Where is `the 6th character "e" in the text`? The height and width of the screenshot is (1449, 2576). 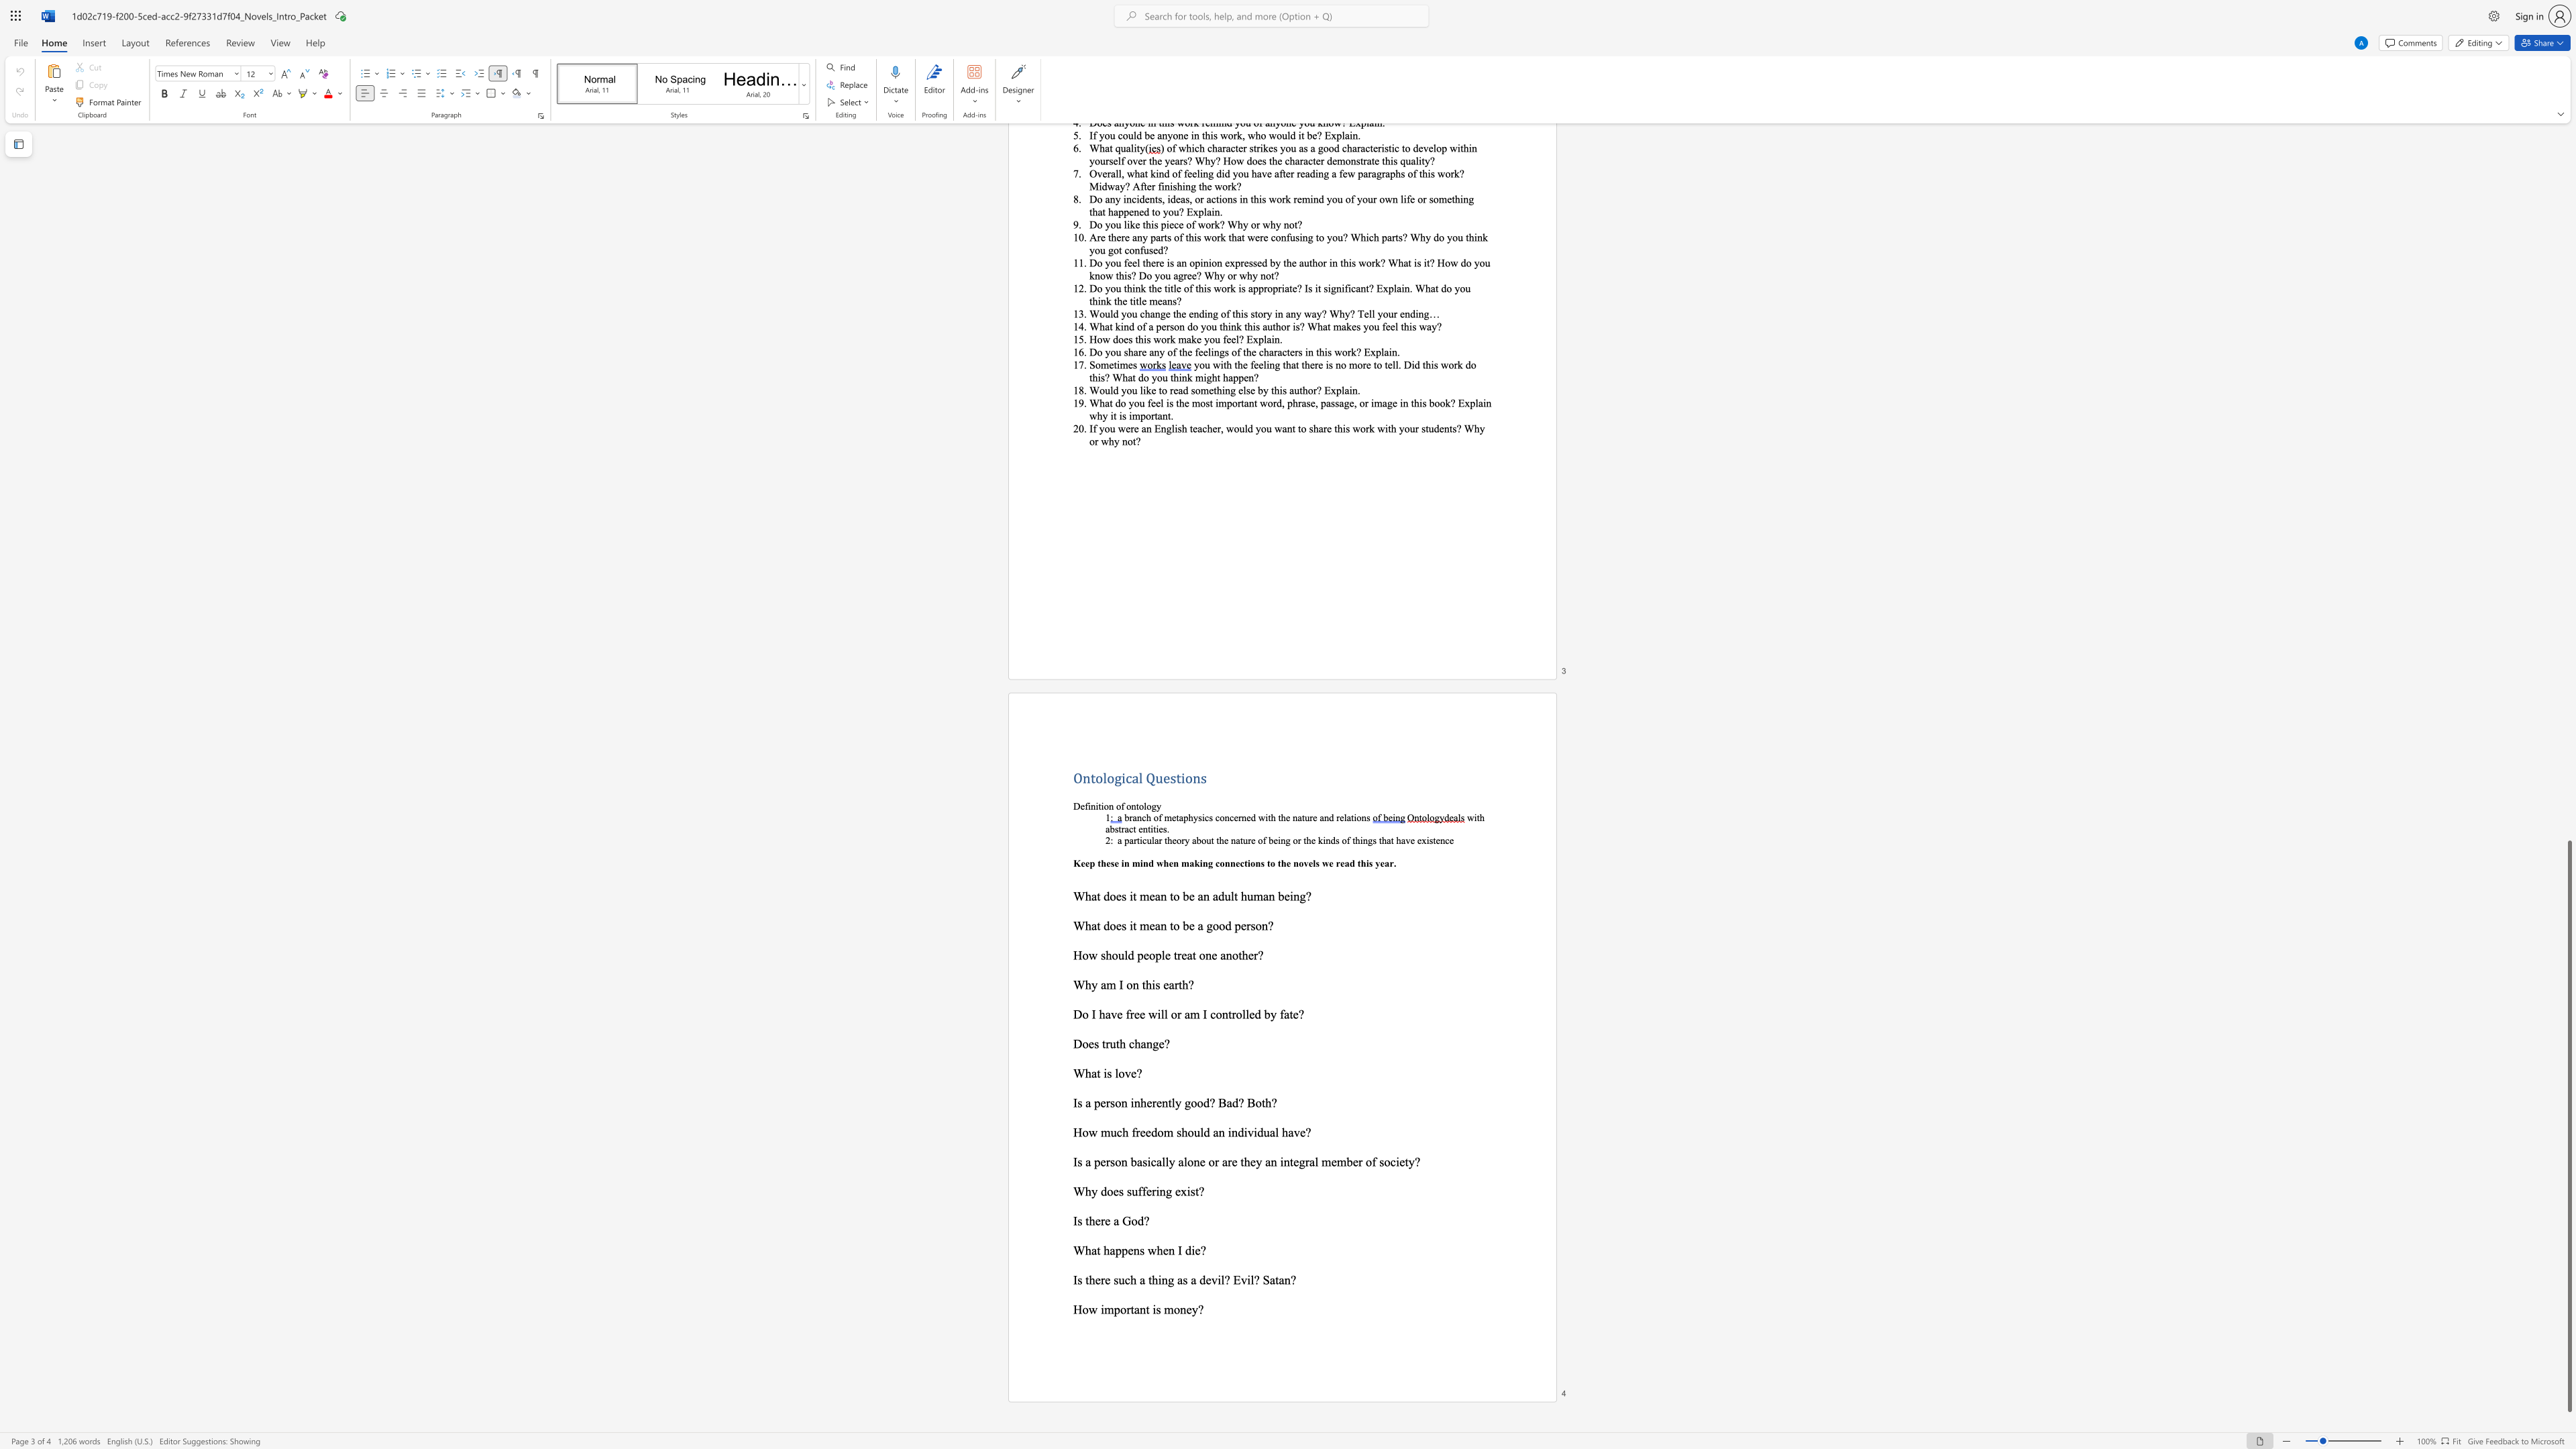
the 6th character "e" in the text is located at coordinates (1401, 1162).